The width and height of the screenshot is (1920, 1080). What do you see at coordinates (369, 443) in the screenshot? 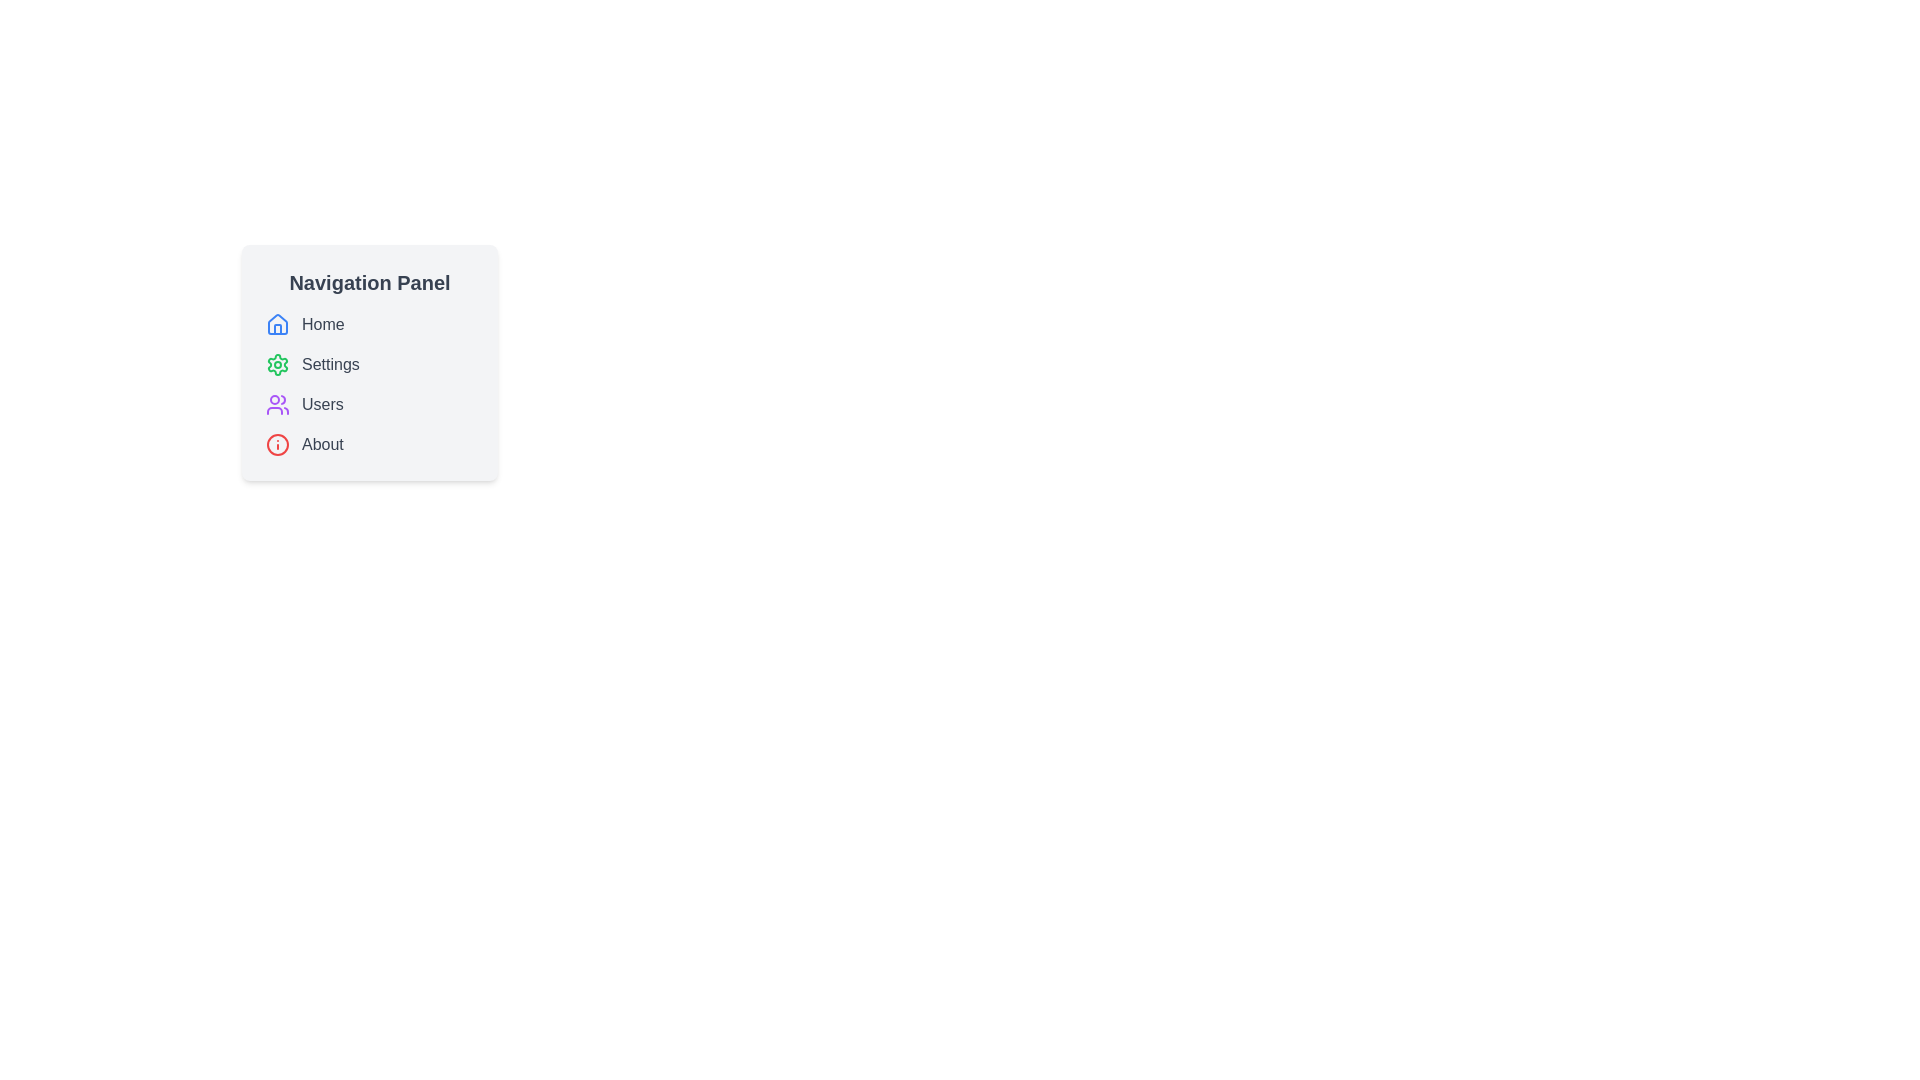
I see `the 'About' menu item in the navigation menu, which is the fourth item below the 'Users' option, characterized by medium-weight gray text and a red information icon` at bounding box center [369, 443].